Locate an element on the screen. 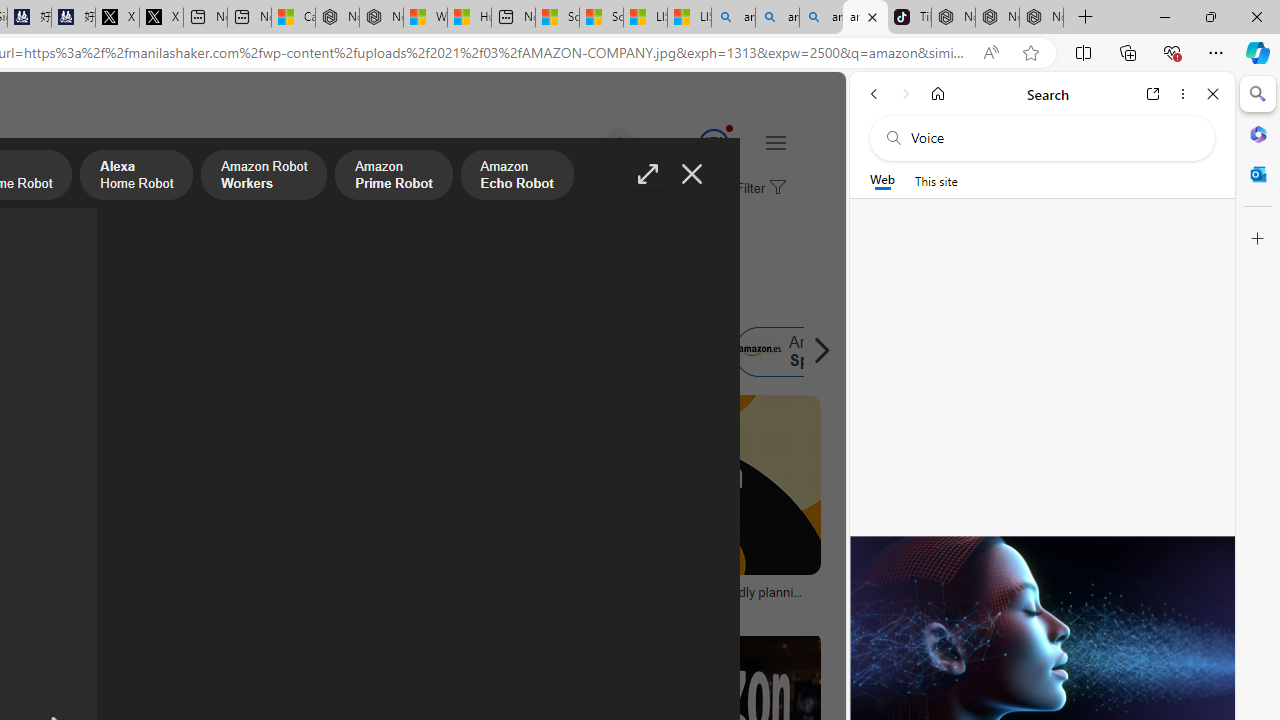 The width and height of the screenshot is (1280, 720). 'Close image' is located at coordinates (692, 173).